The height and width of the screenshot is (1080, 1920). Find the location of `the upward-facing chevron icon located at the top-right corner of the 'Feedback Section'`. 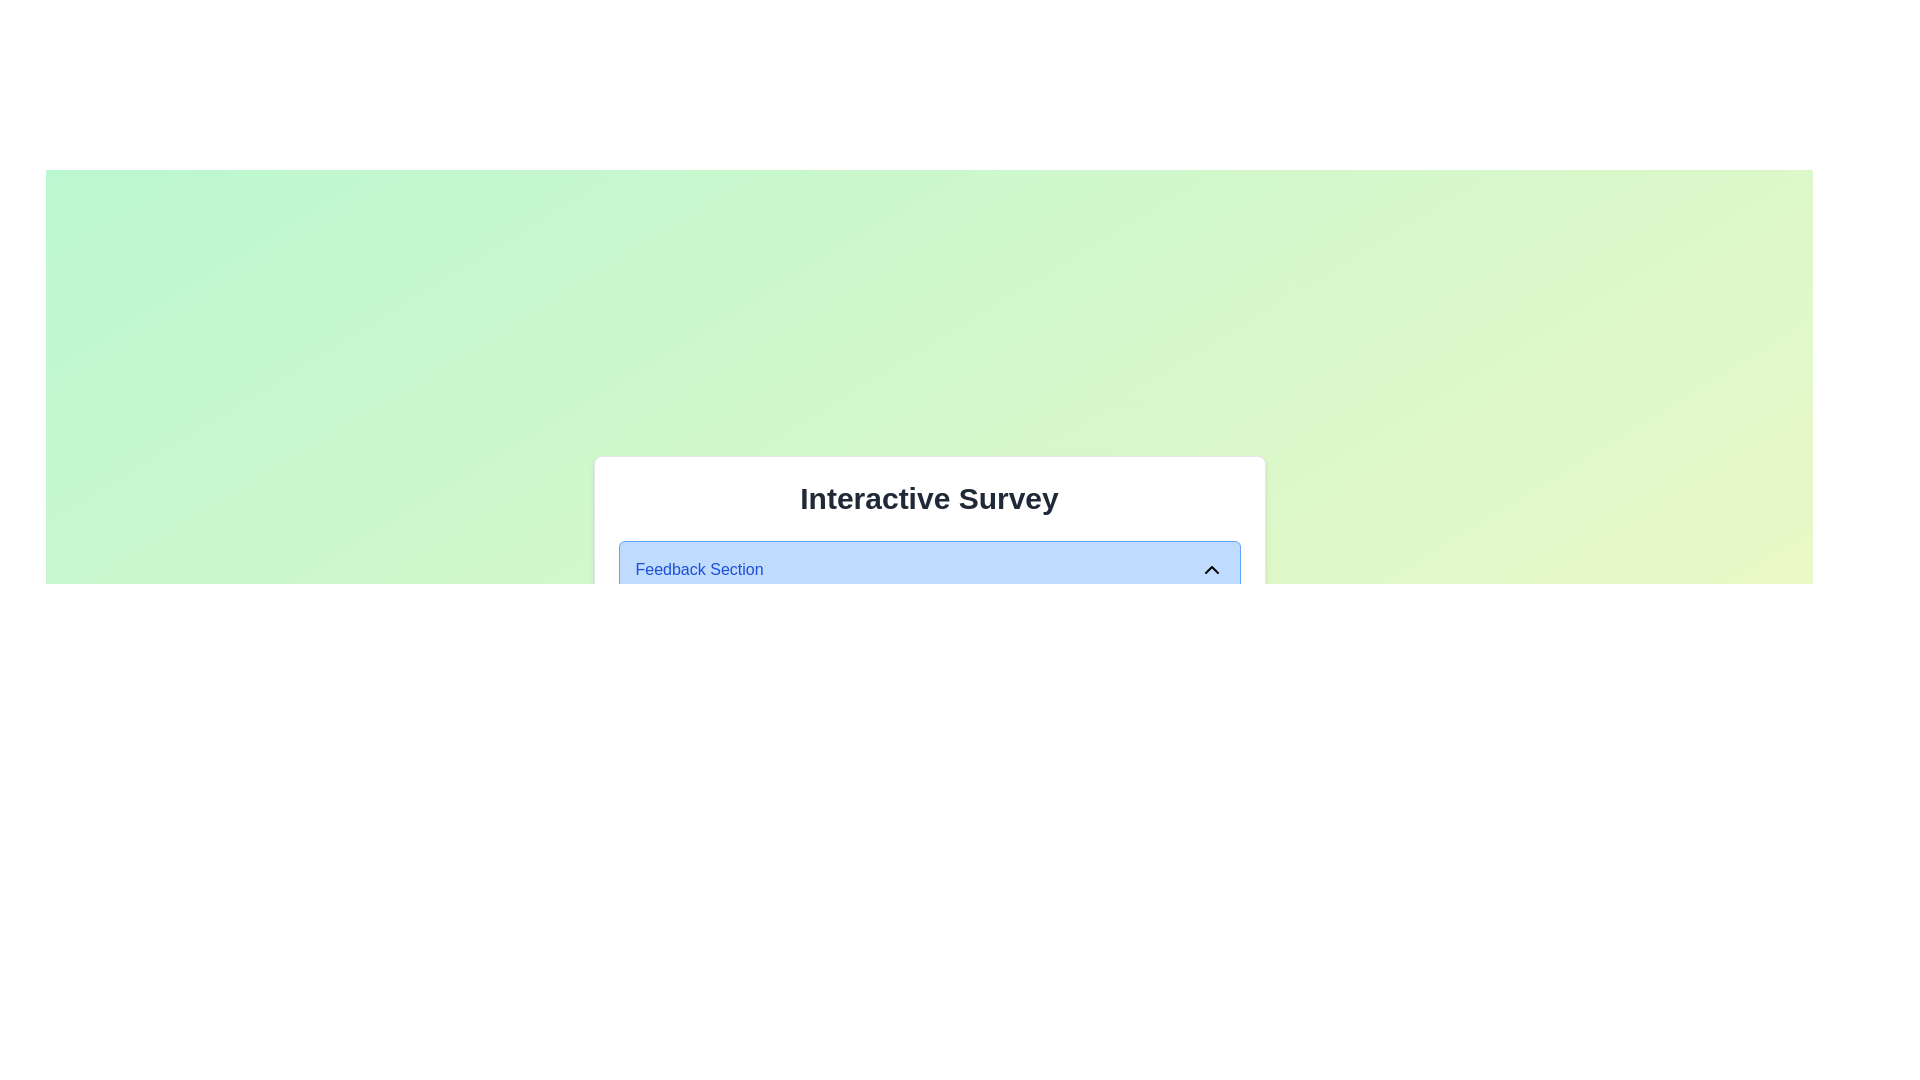

the upward-facing chevron icon located at the top-right corner of the 'Feedback Section' is located at coordinates (1210, 569).